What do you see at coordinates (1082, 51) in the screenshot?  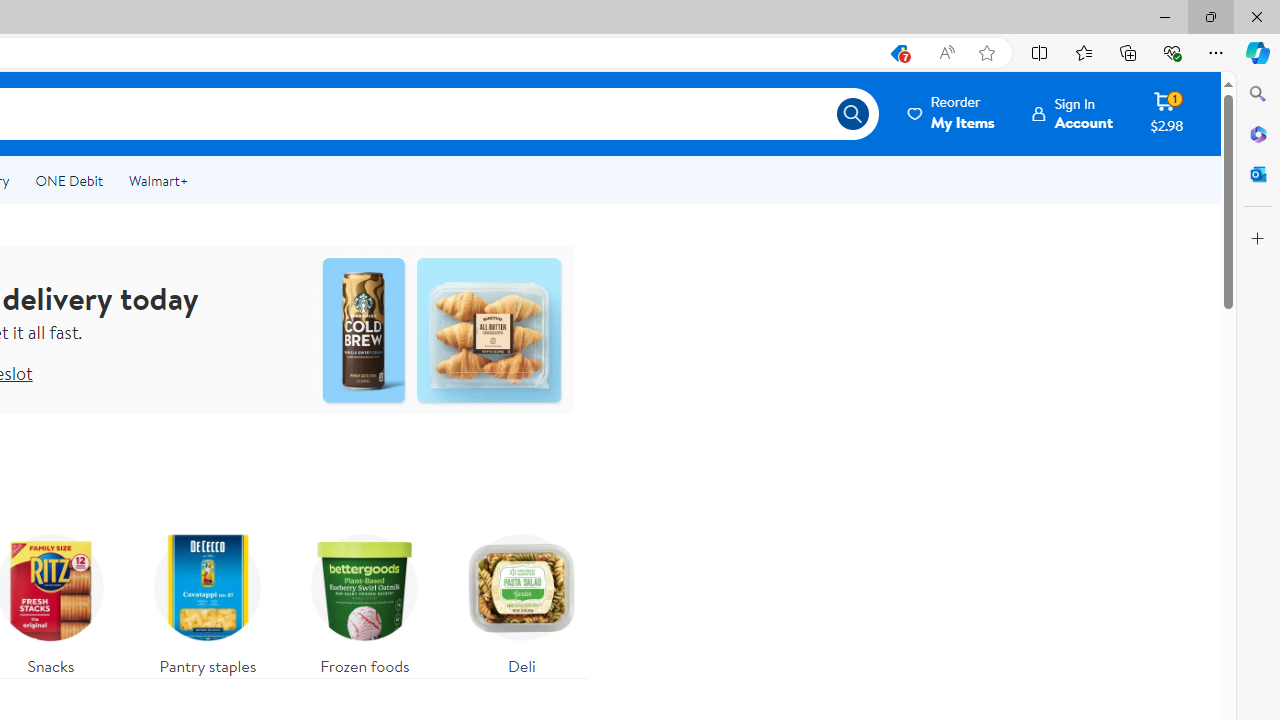 I see `'Favorites'` at bounding box center [1082, 51].